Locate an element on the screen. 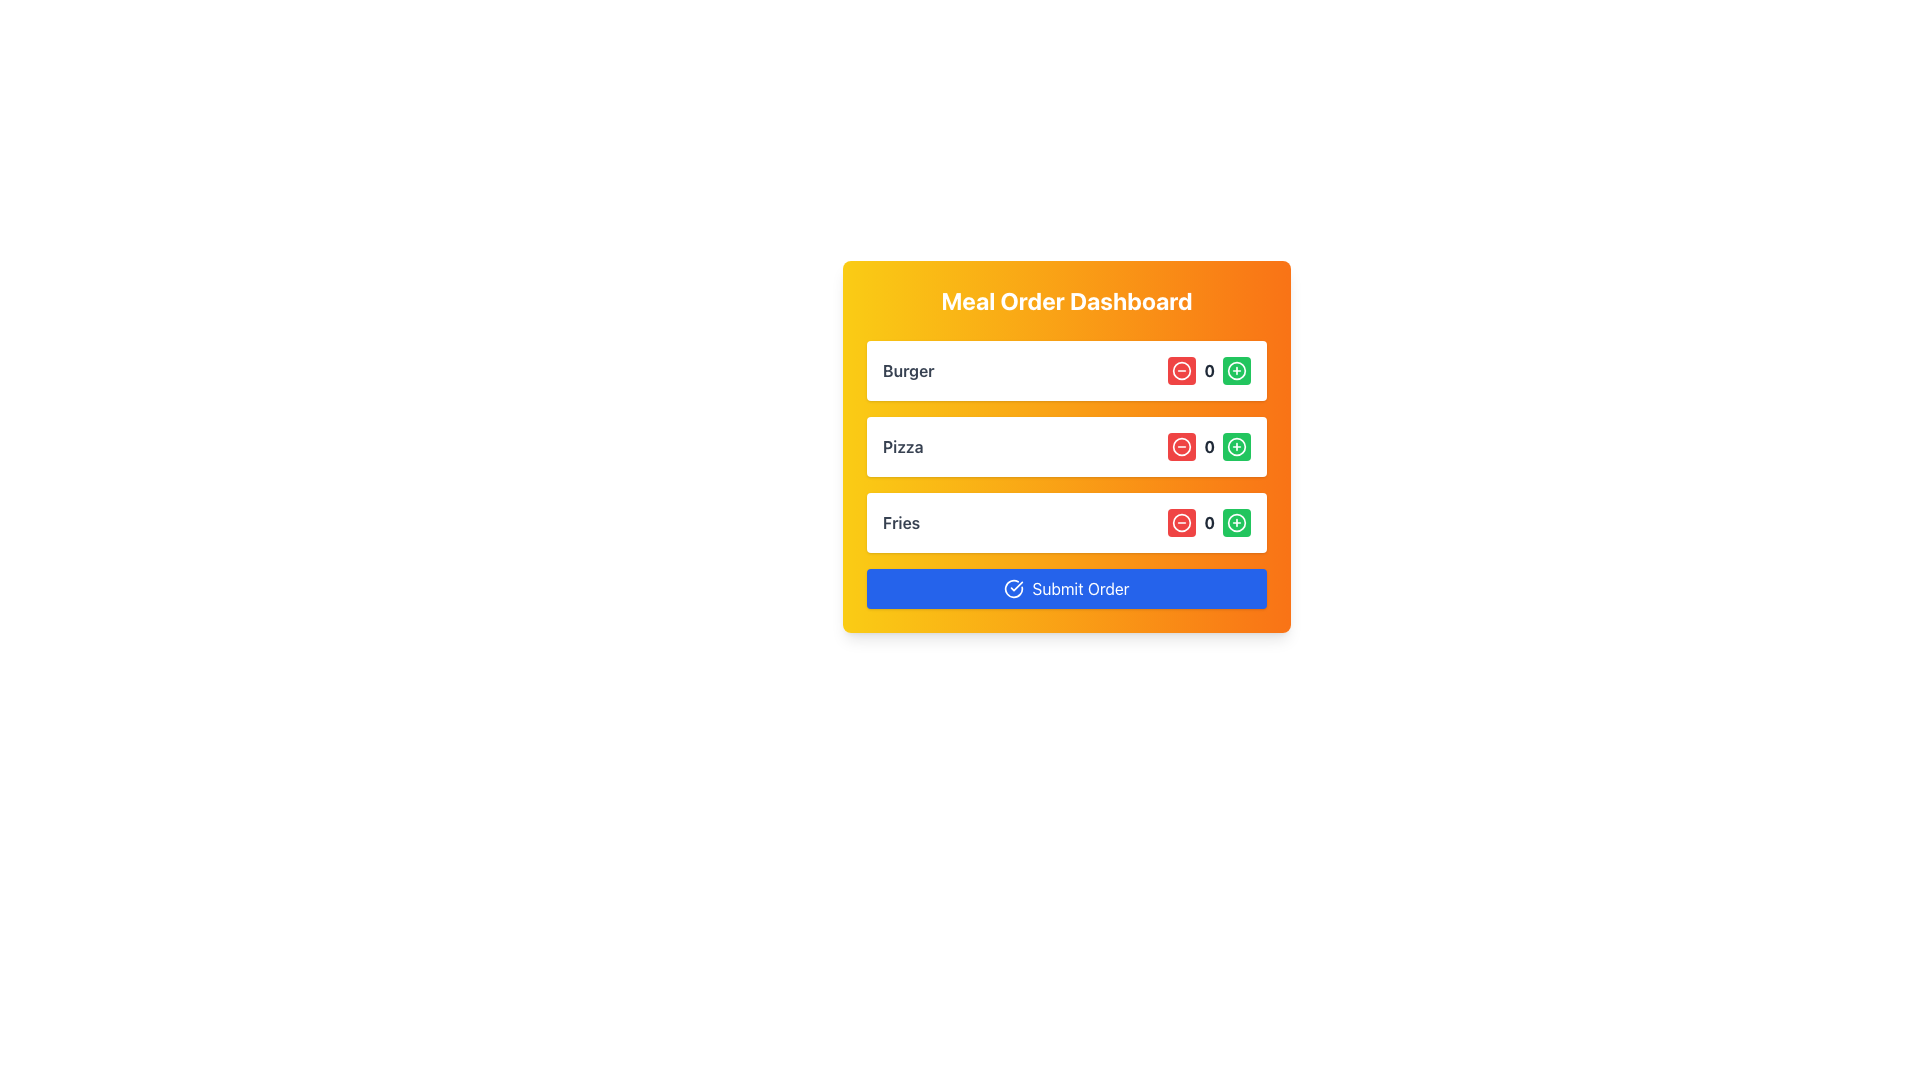  the counter value in the 'Burger' section of the meal order dashboard, which displays '0' is located at coordinates (1065, 370).